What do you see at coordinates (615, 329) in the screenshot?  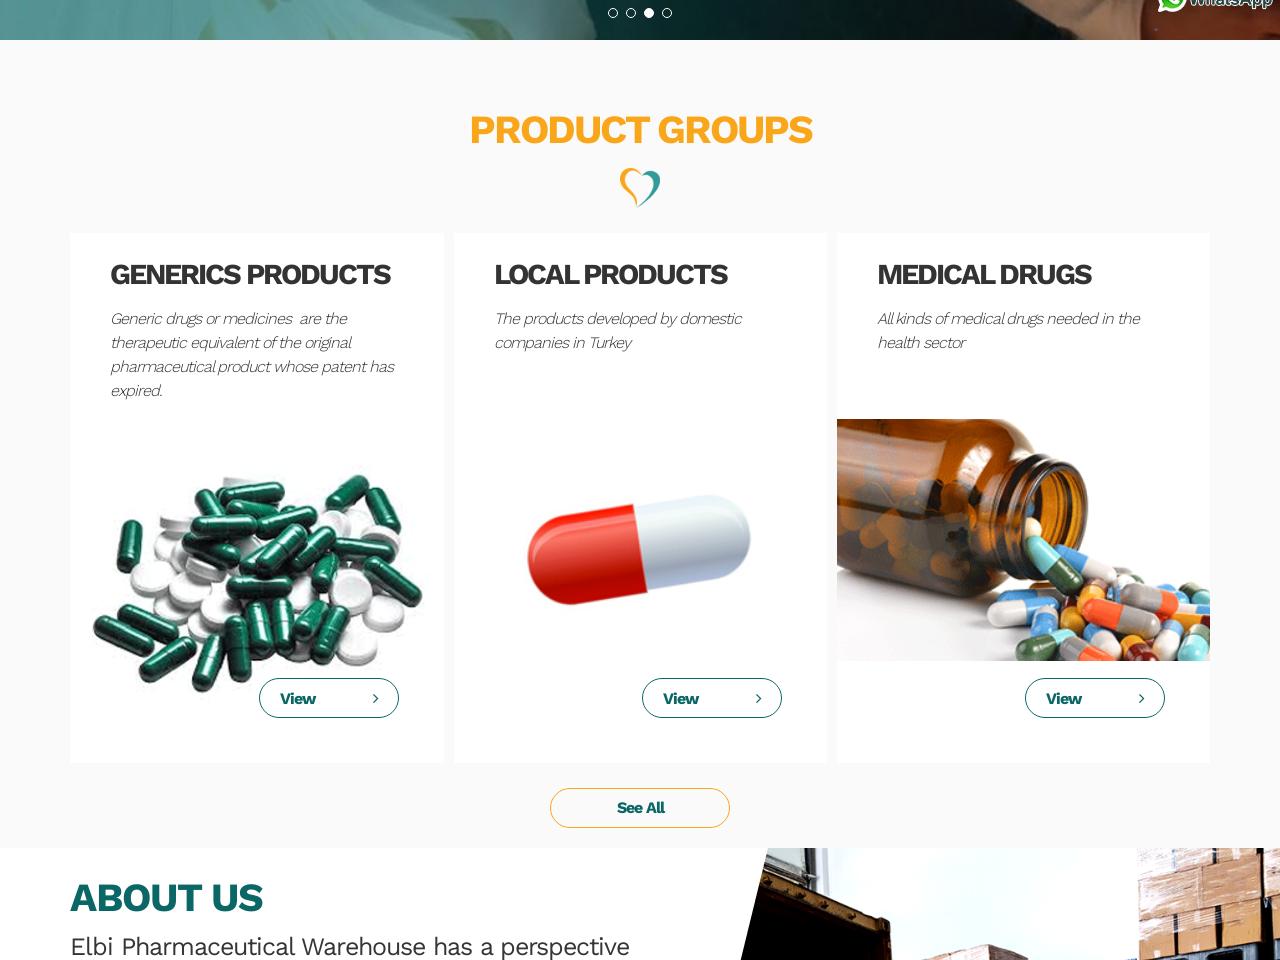 I see `'The products developed by domestic companies in Turkey'` at bounding box center [615, 329].